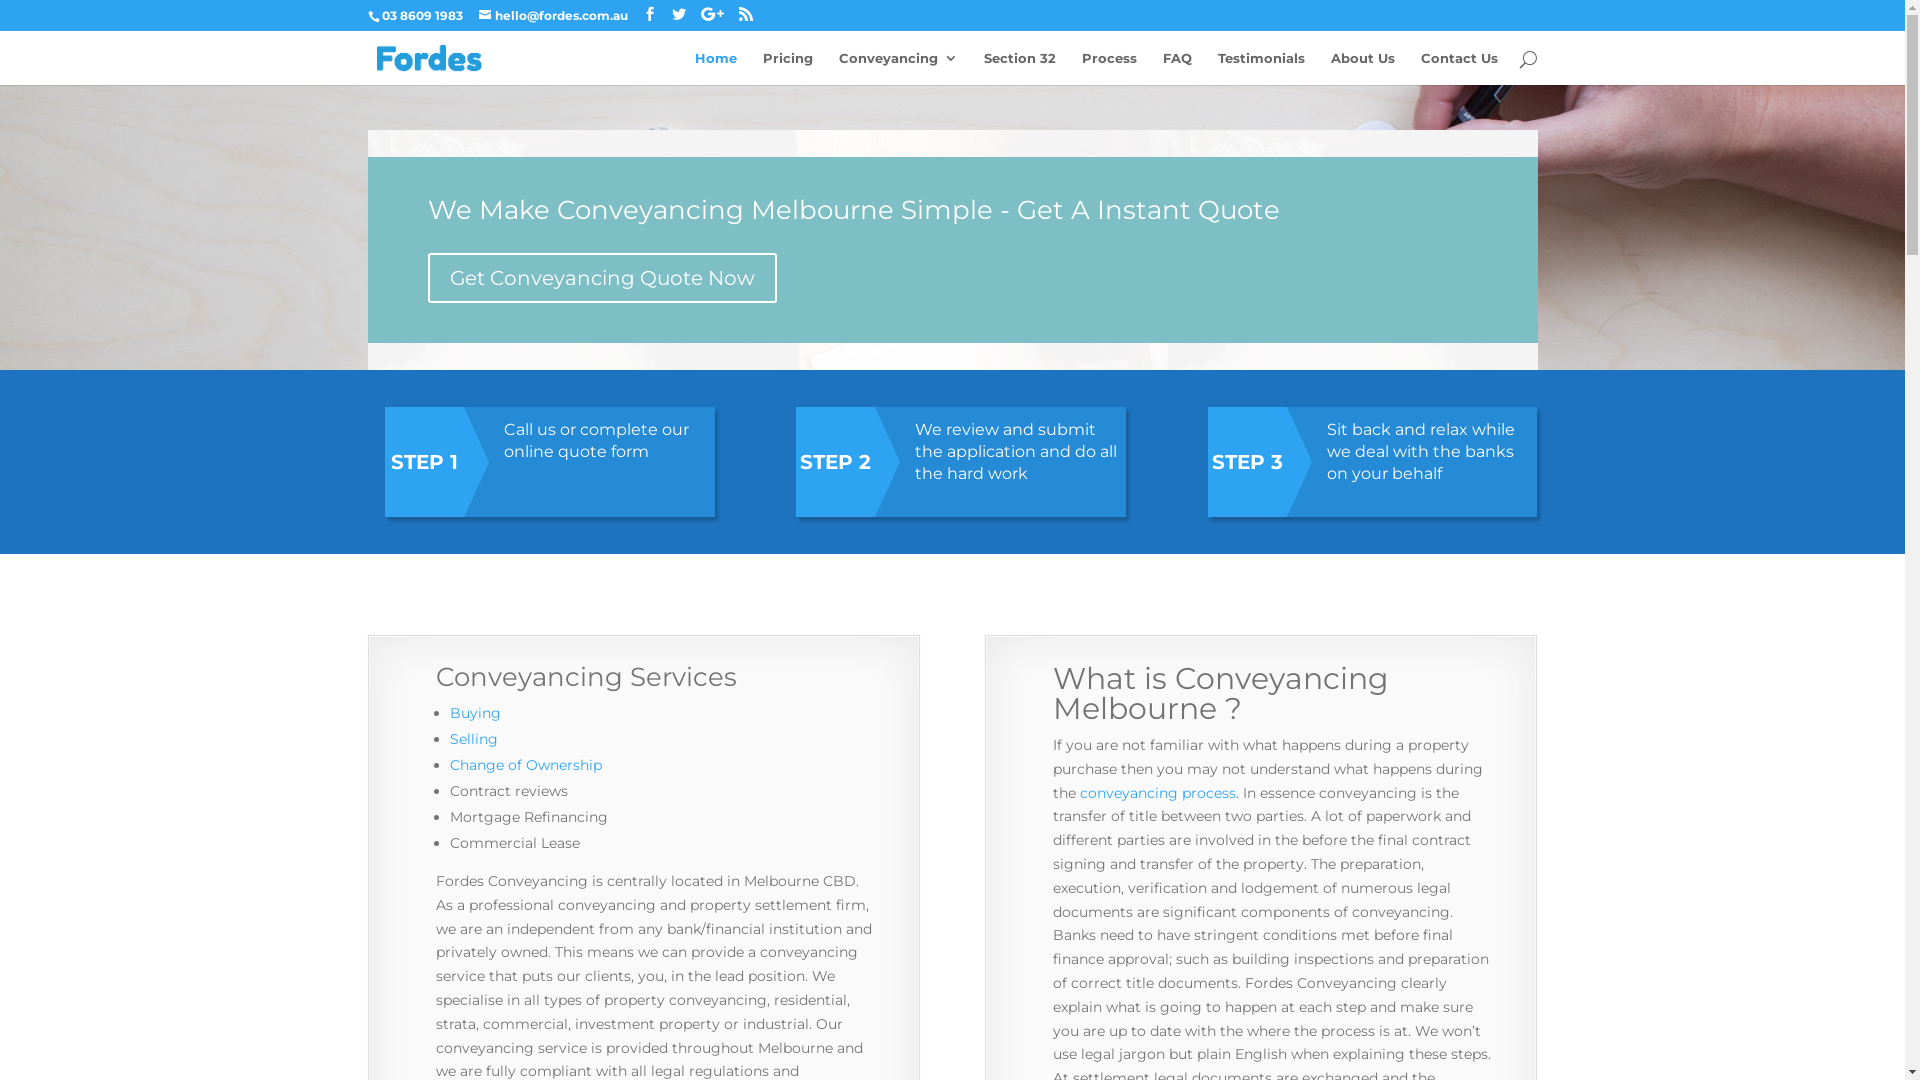 This screenshot has width=1920, height=1080. I want to click on 'Conveyancing', so click(896, 67).